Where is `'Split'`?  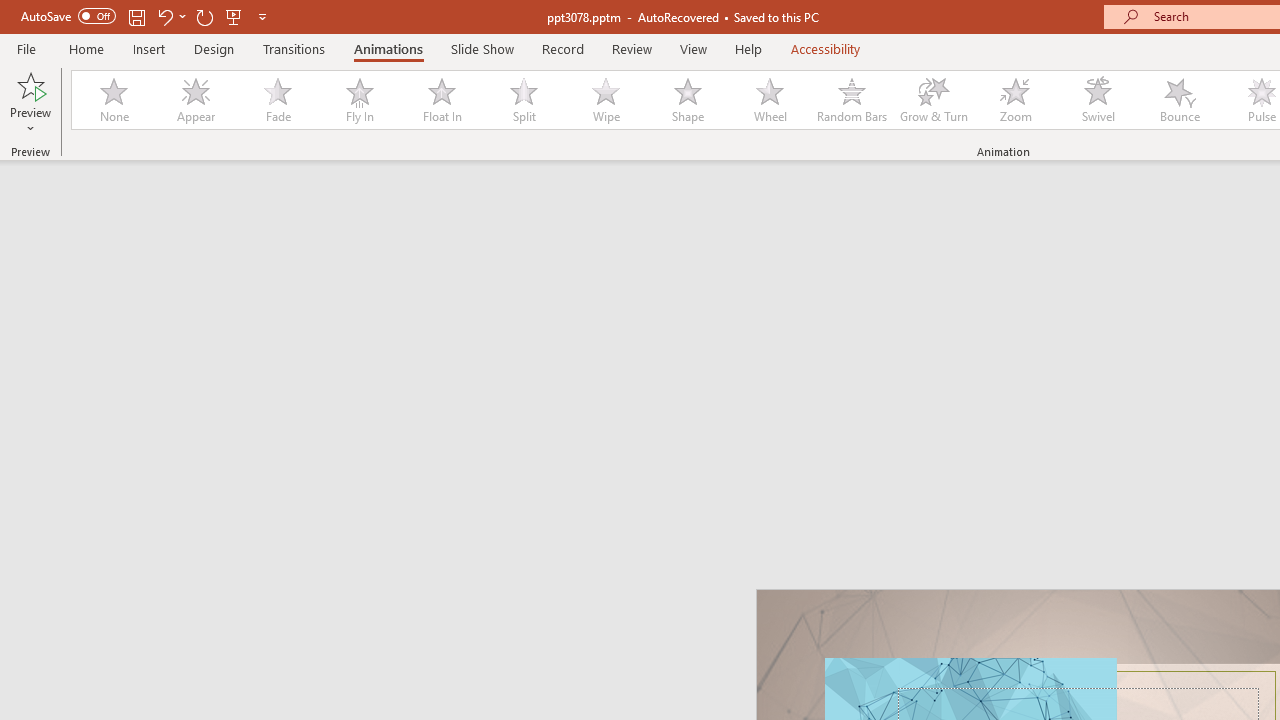
'Split' is located at coordinates (523, 100).